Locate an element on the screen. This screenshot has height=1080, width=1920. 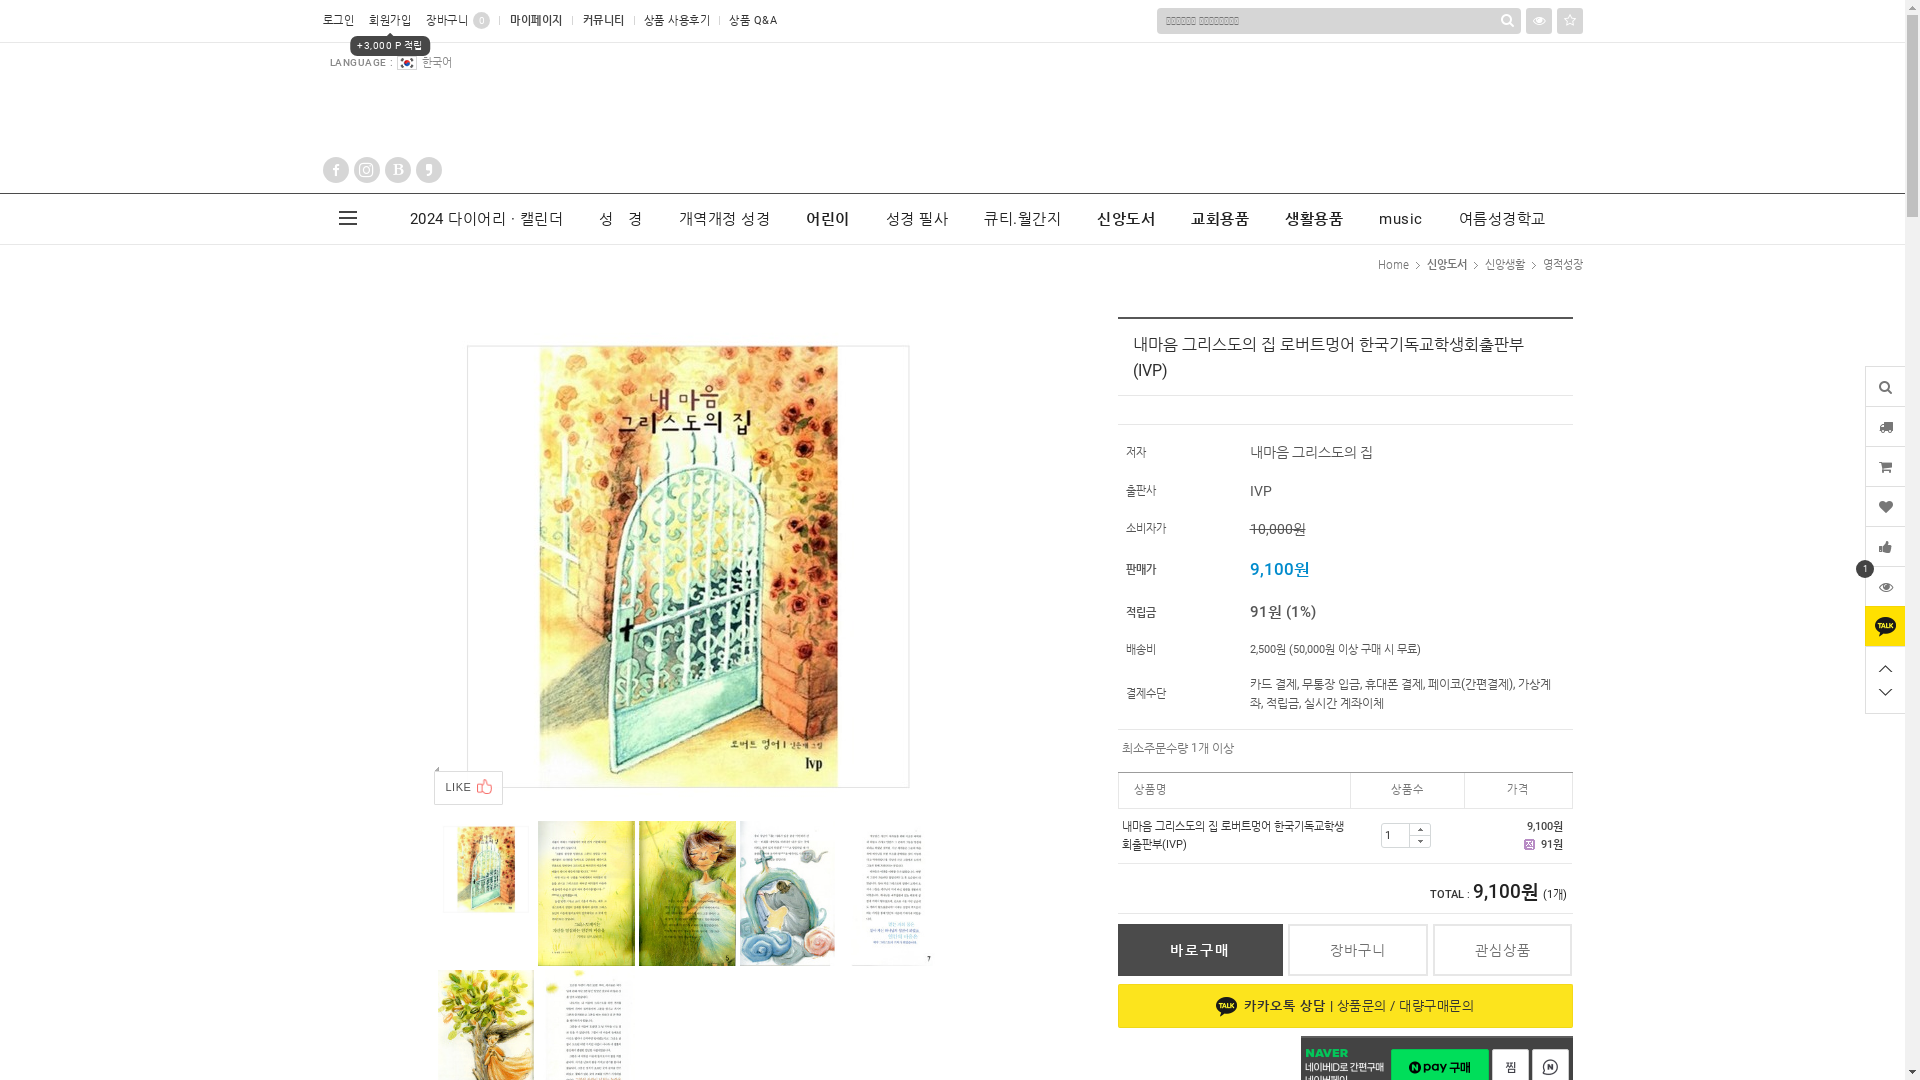
'music' is located at coordinates (1400, 219).